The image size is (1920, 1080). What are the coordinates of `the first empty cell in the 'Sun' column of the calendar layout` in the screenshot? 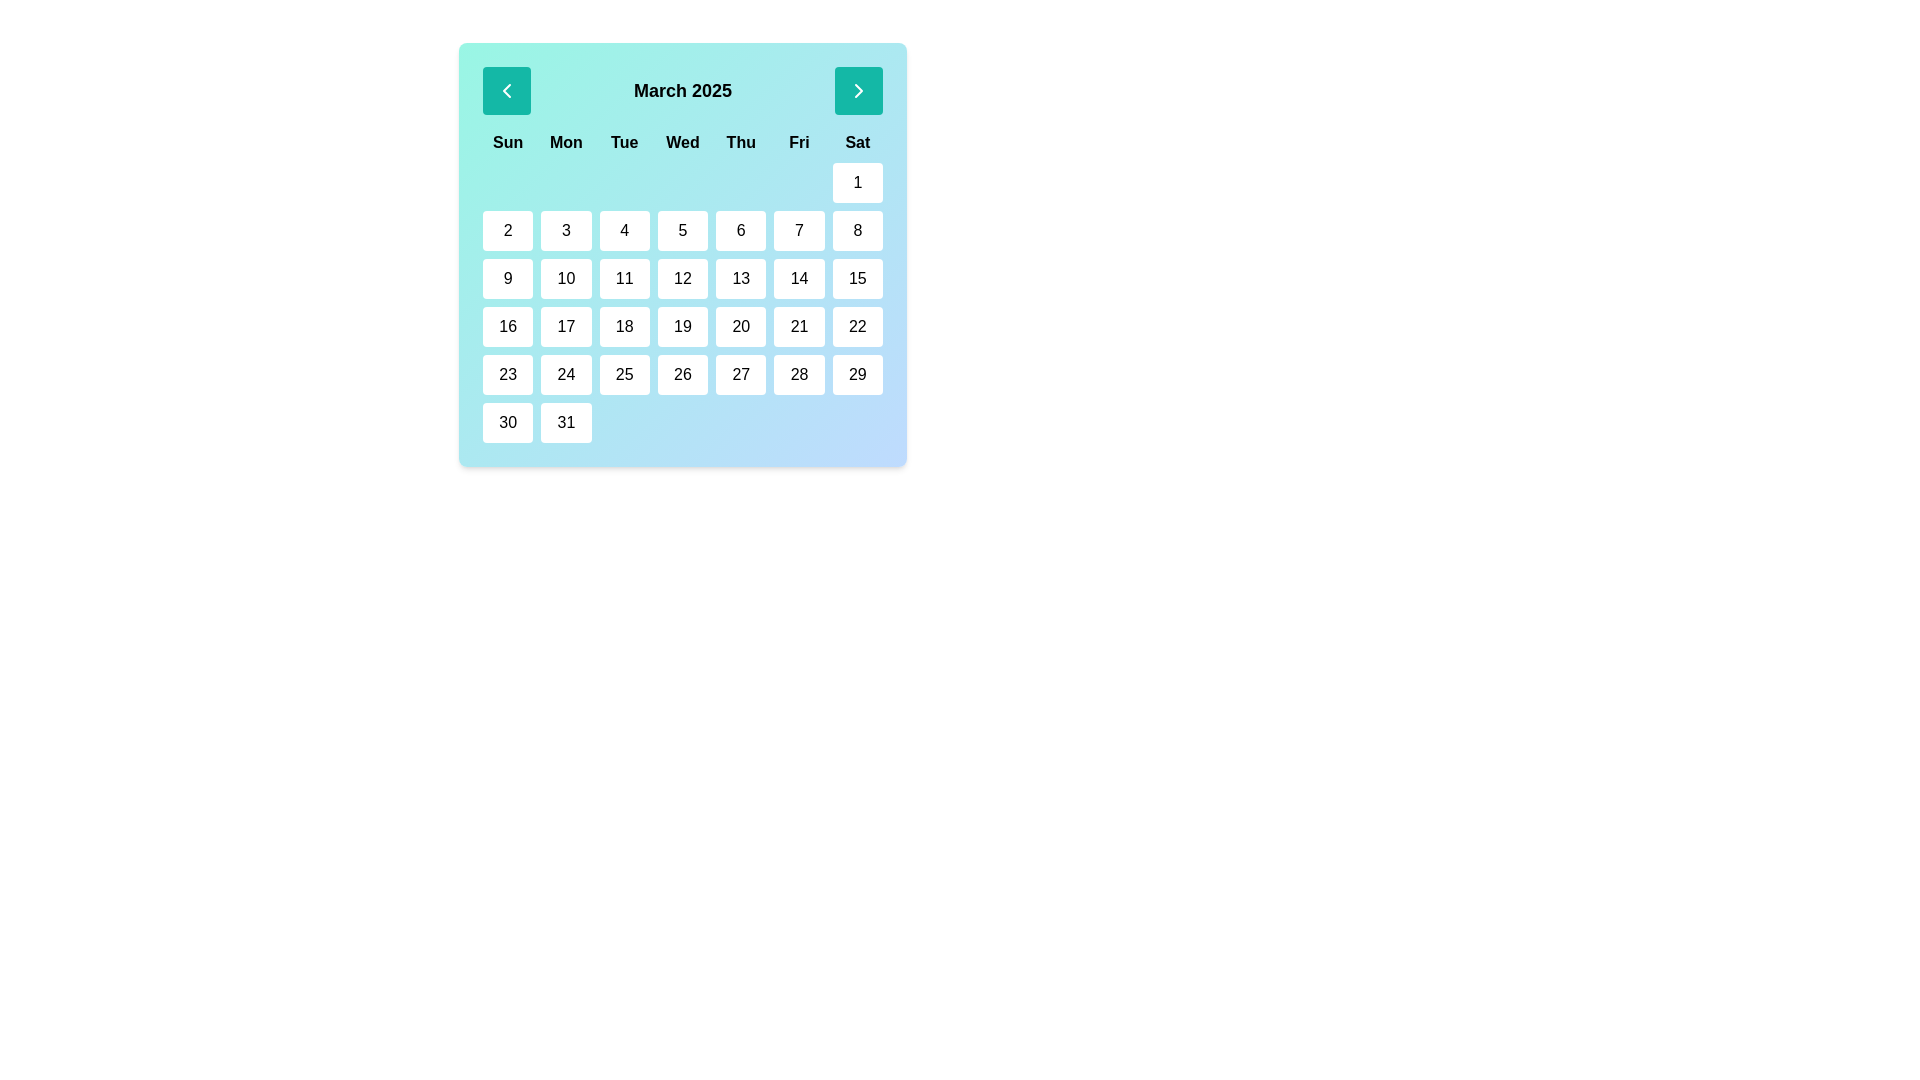 It's located at (508, 182).